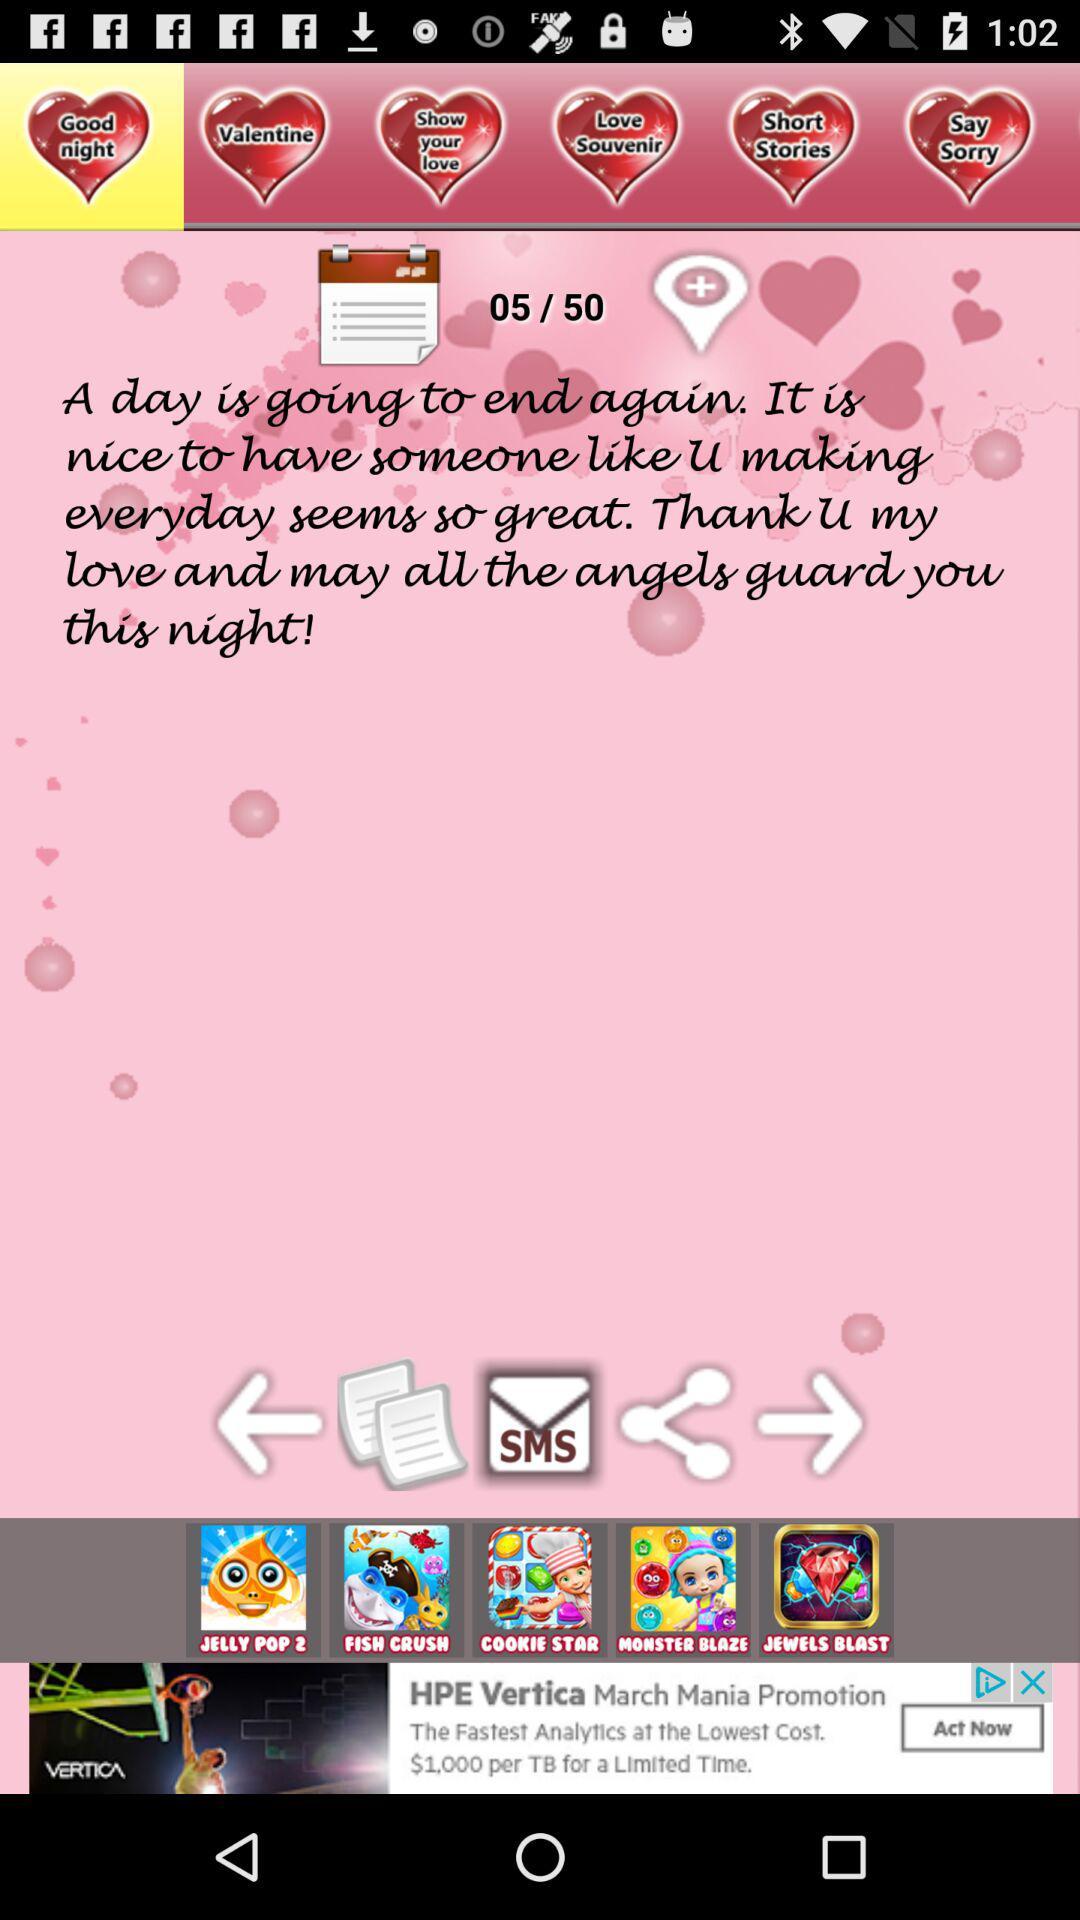 The height and width of the screenshot is (1920, 1080). What do you see at coordinates (810, 1422) in the screenshot?
I see `go forward` at bounding box center [810, 1422].